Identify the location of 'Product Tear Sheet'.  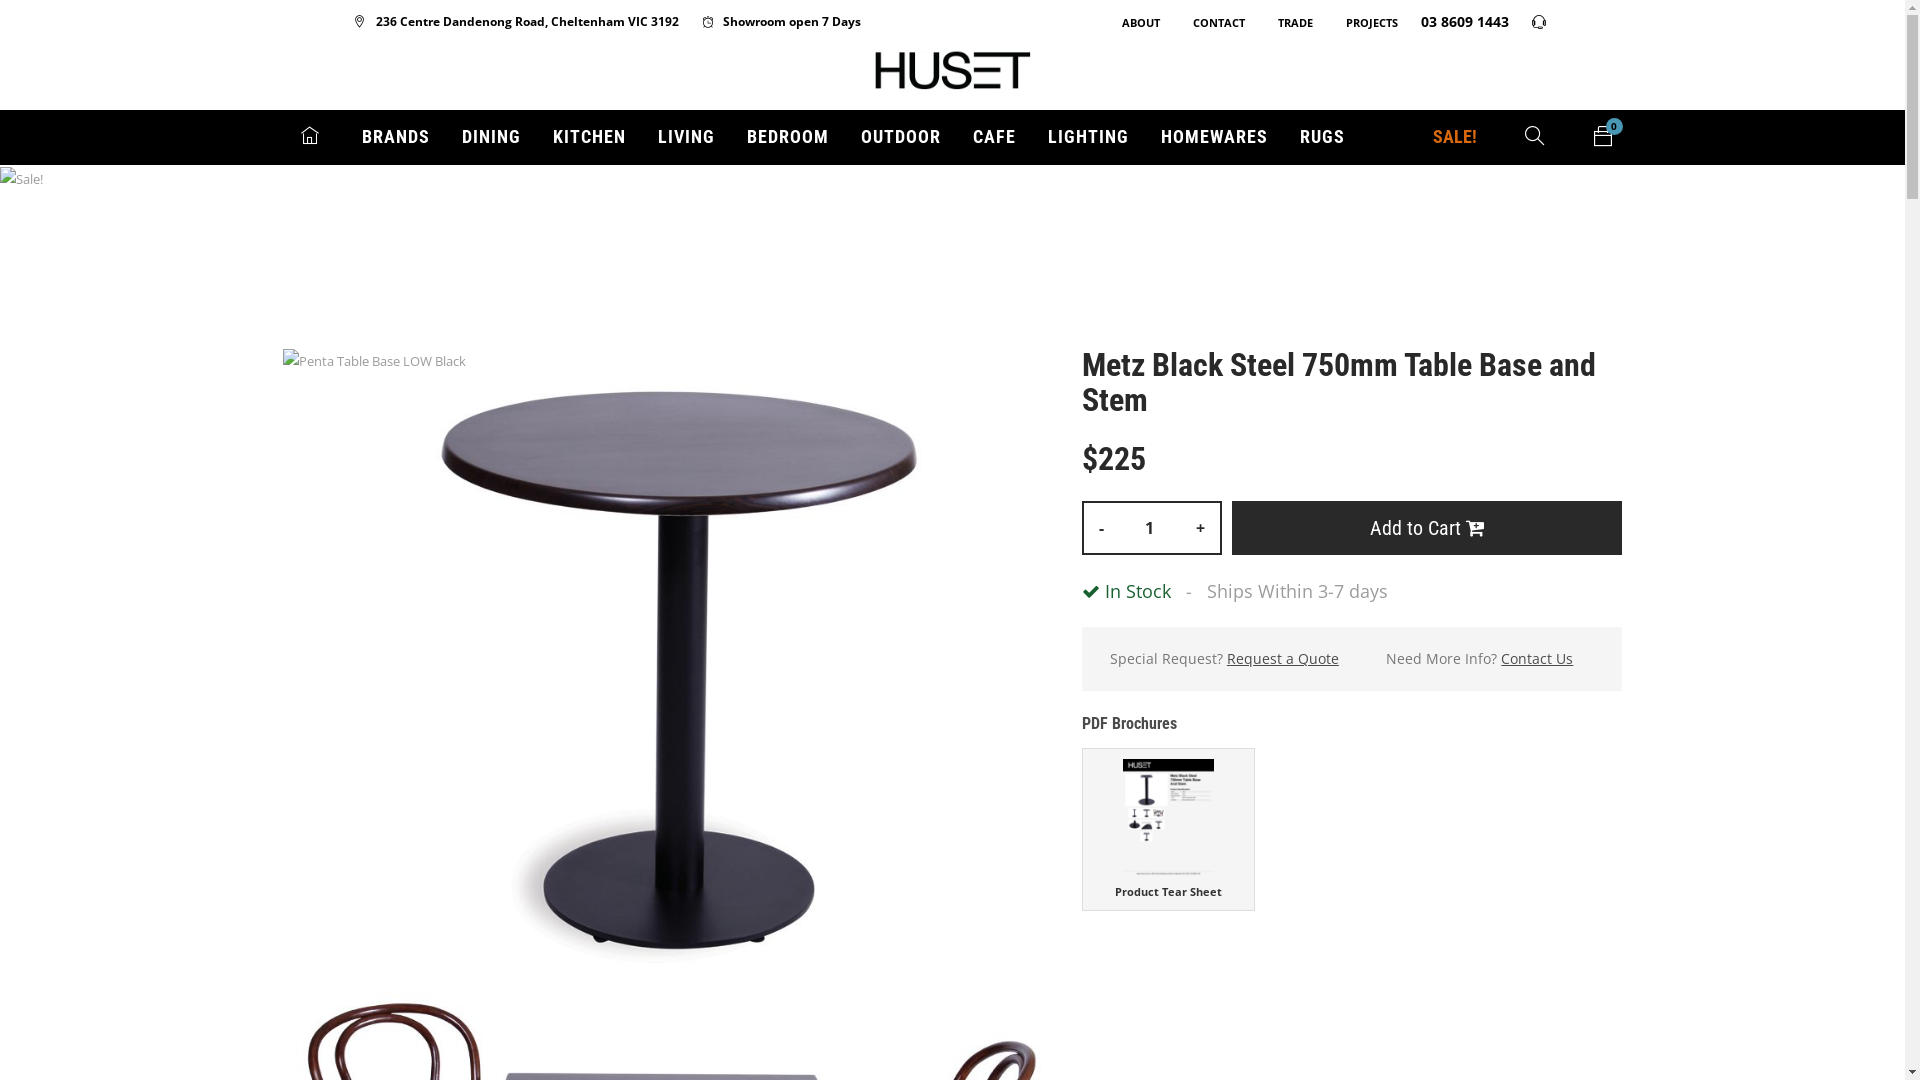
(1169, 829).